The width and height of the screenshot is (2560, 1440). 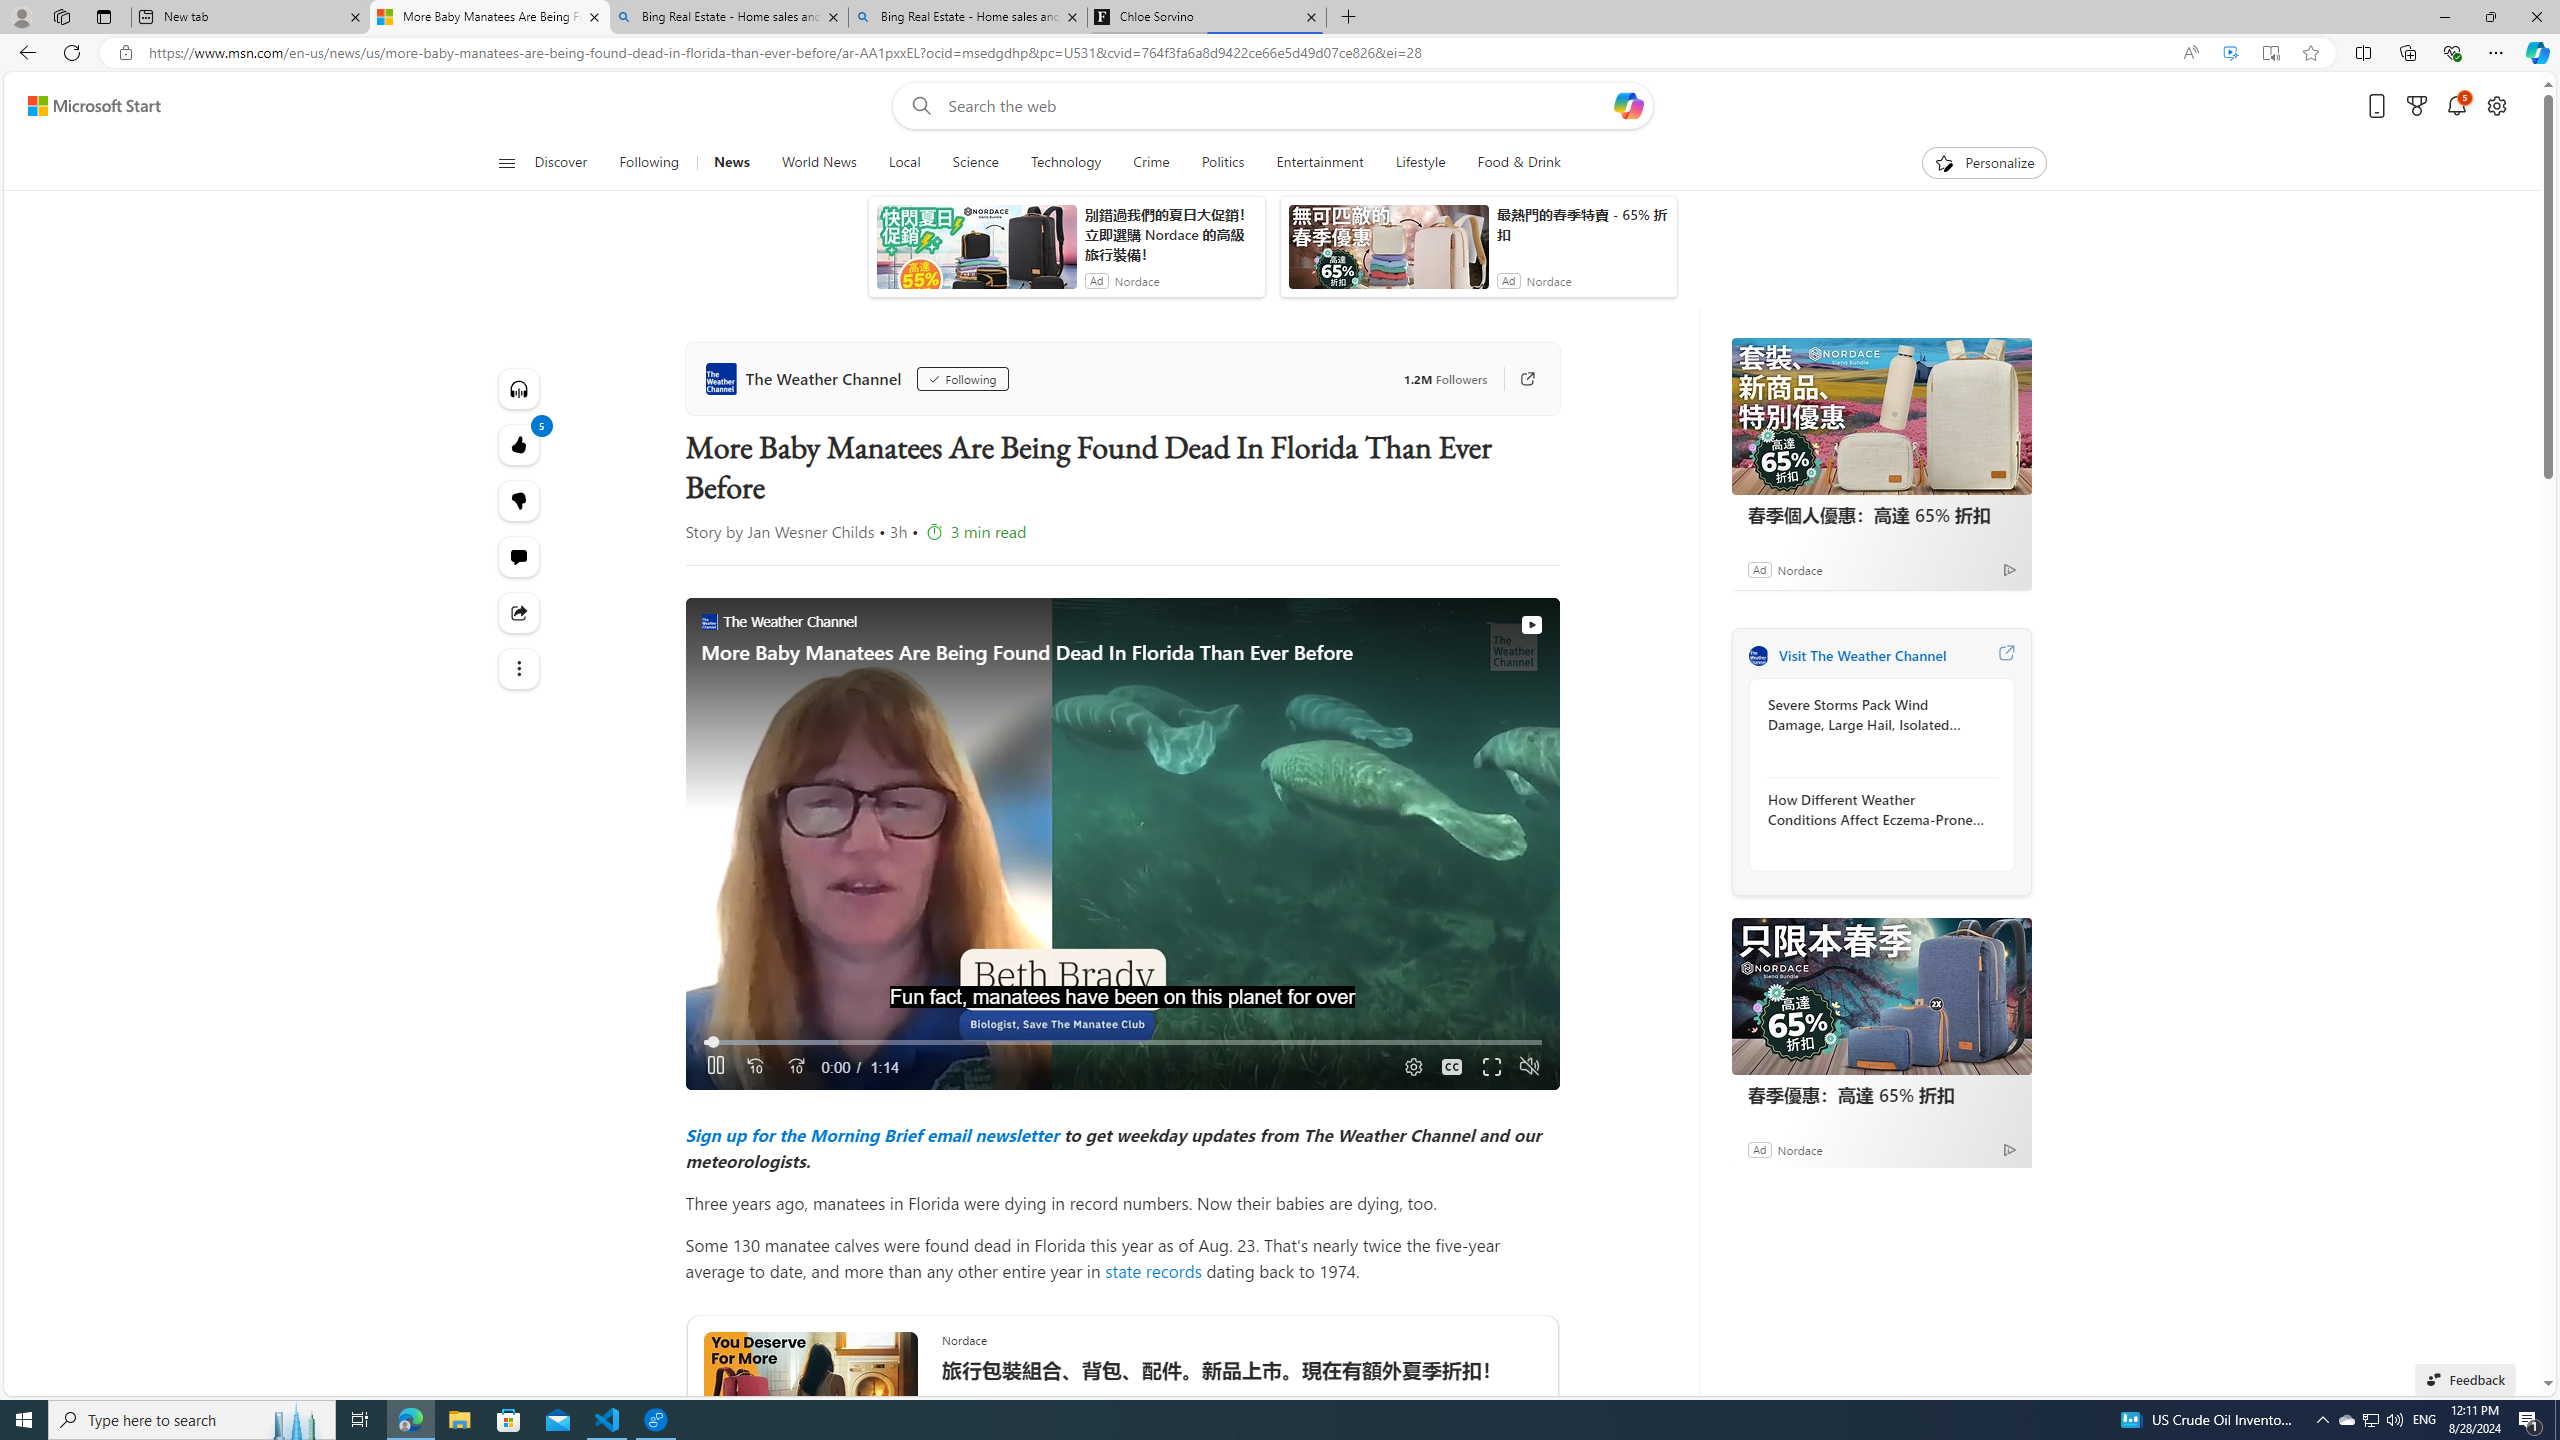 I want to click on 'World News', so click(x=819, y=162).